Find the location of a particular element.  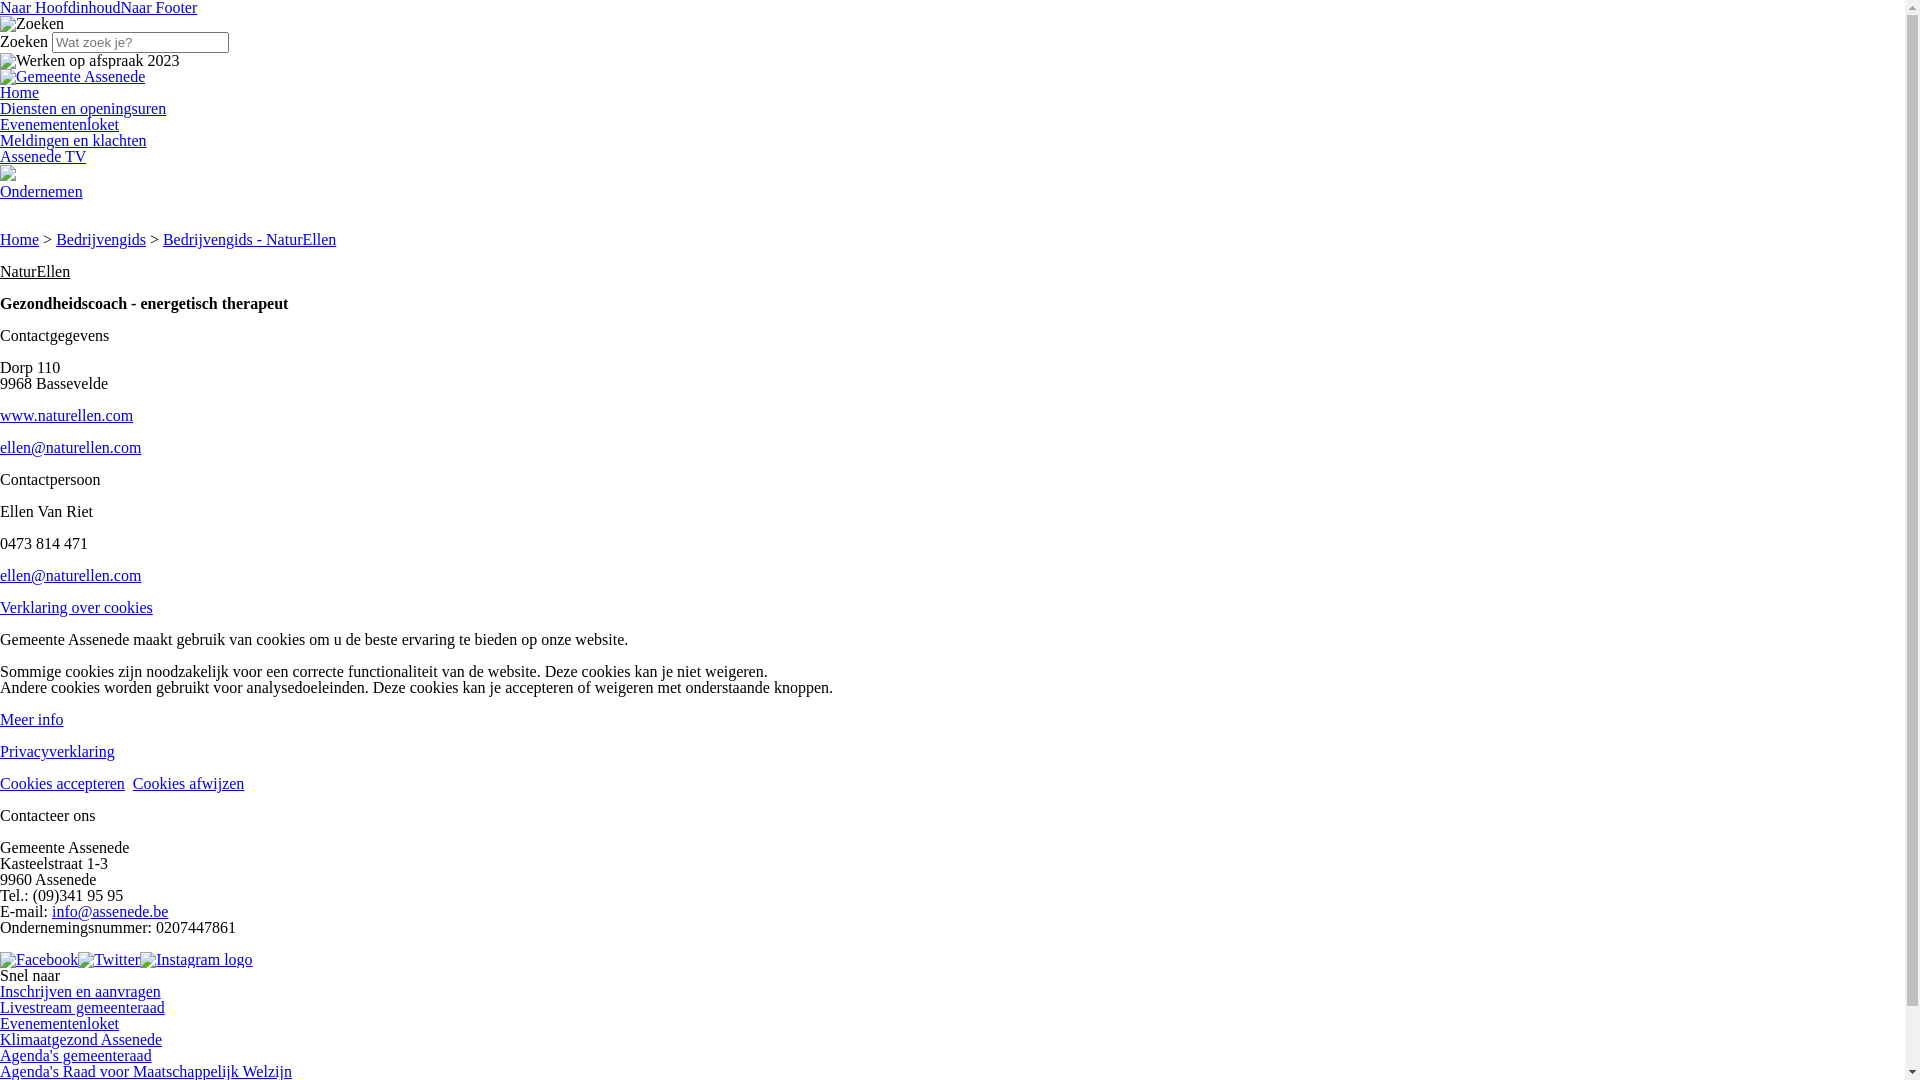

'Ondernemen' is located at coordinates (41, 191).